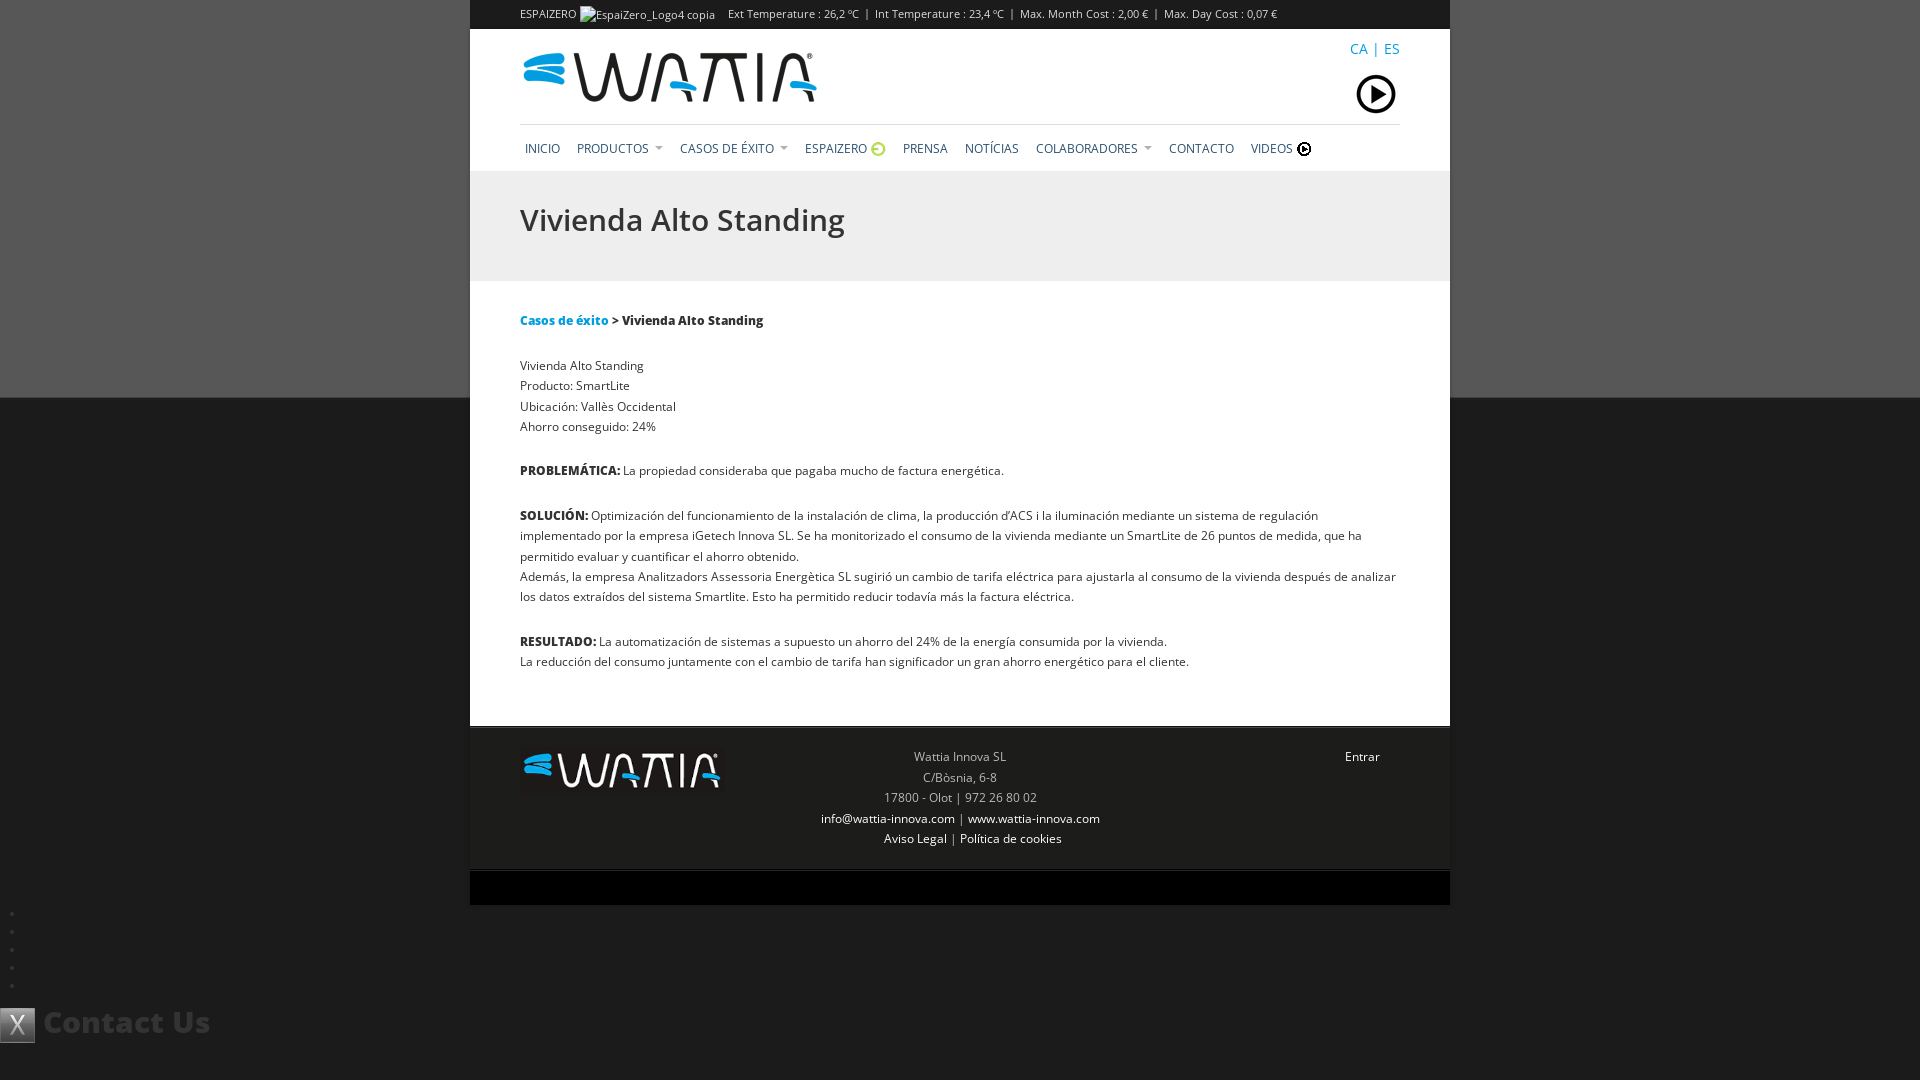 The height and width of the screenshot is (1080, 1920). Describe the element at coordinates (924, 142) in the screenshot. I see `'PRENSA'` at that location.